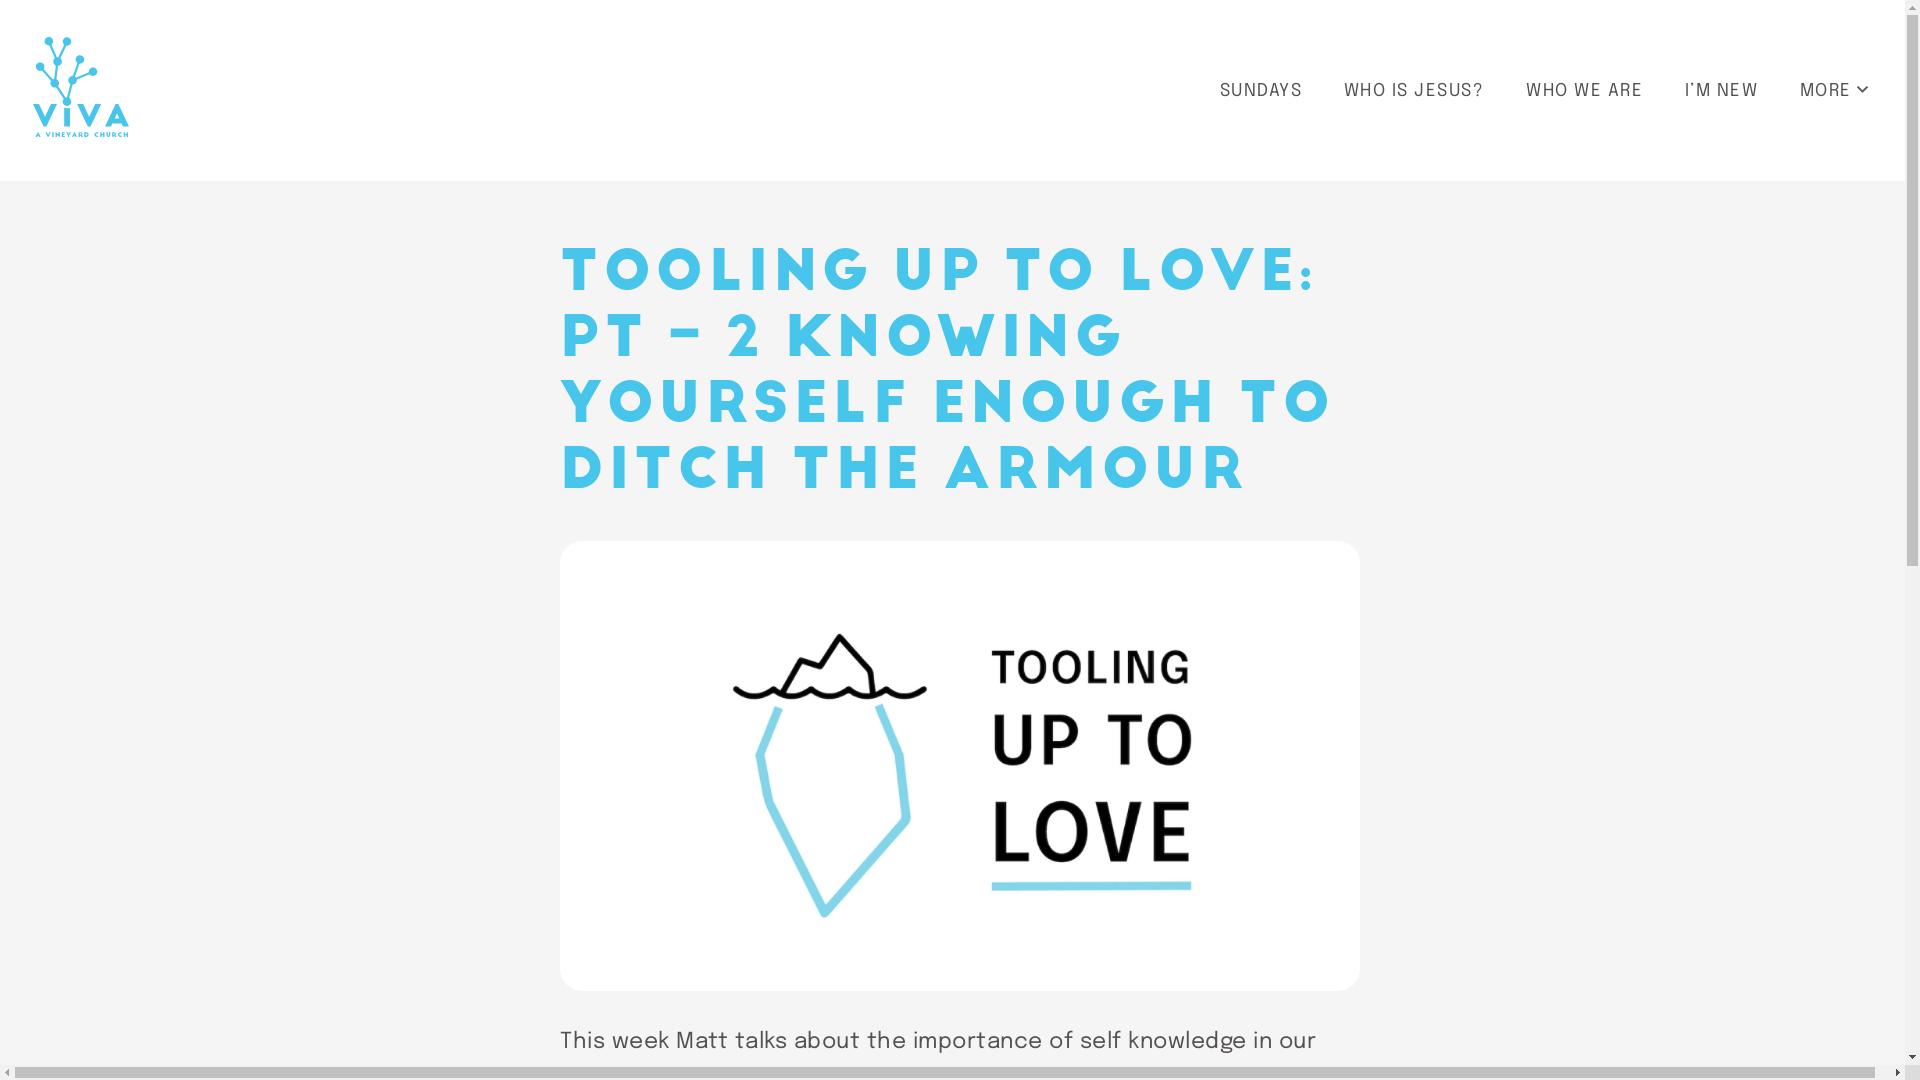 The image size is (1920, 1080). I want to click on 'WHO IS JESUS?', so click(1413, 91).